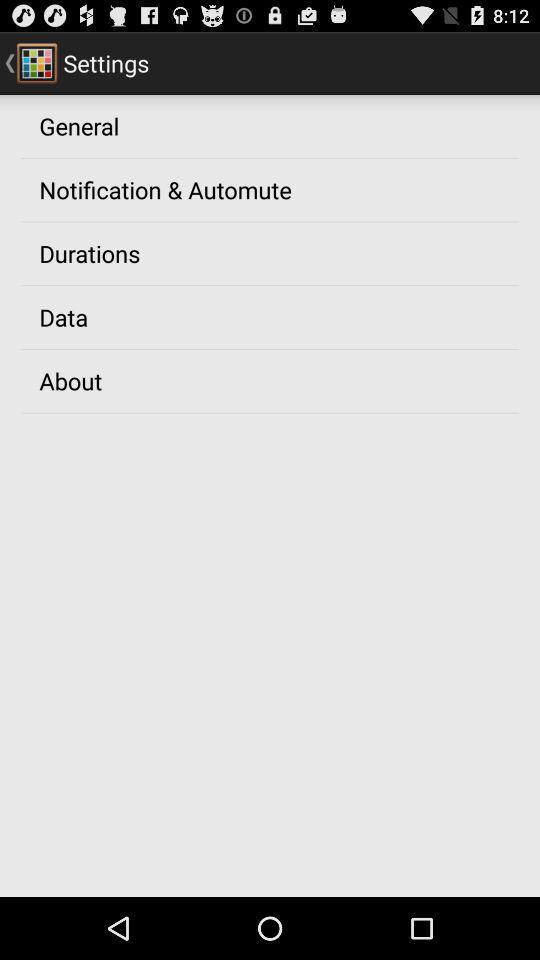 The width and height of the screenshot is (540, 960). I want to click on about icon, so click(69, 379).